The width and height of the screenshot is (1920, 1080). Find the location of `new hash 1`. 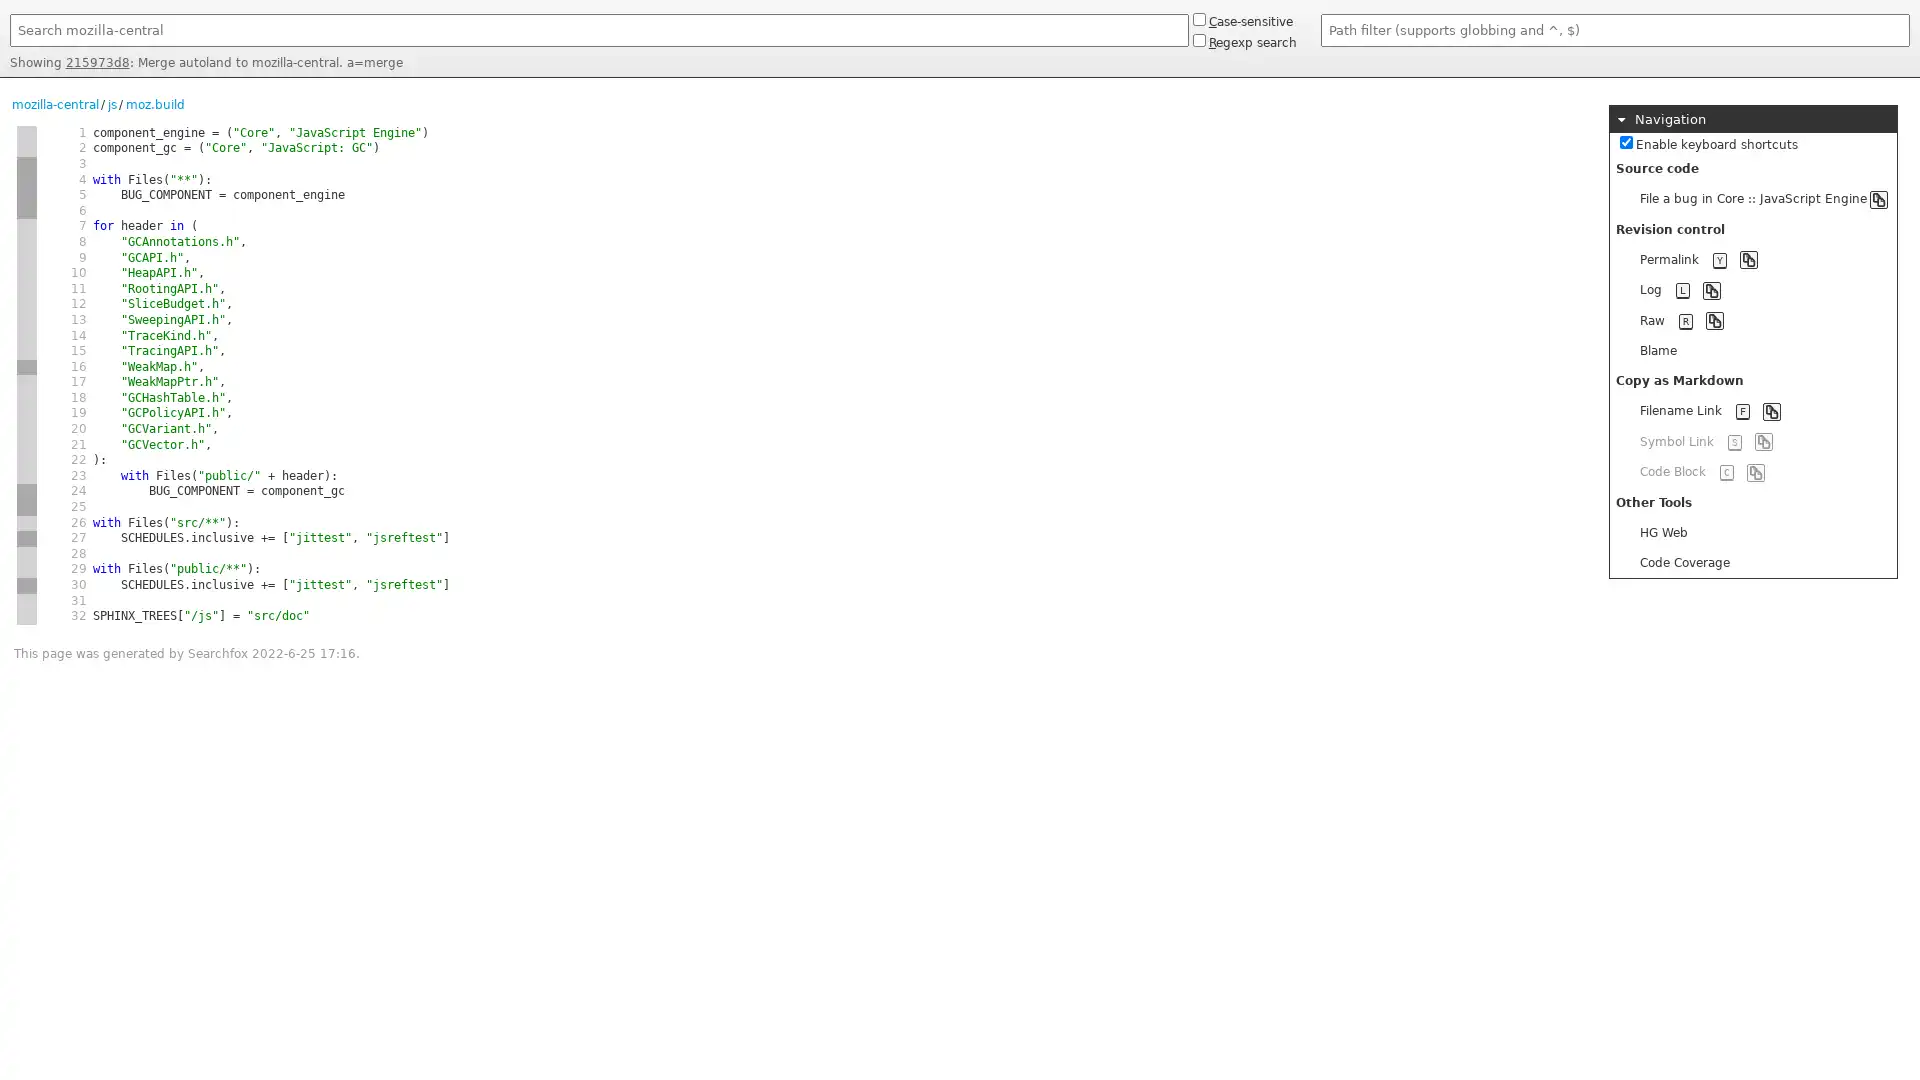

new hash 1 is located at coordinates (27, 585).